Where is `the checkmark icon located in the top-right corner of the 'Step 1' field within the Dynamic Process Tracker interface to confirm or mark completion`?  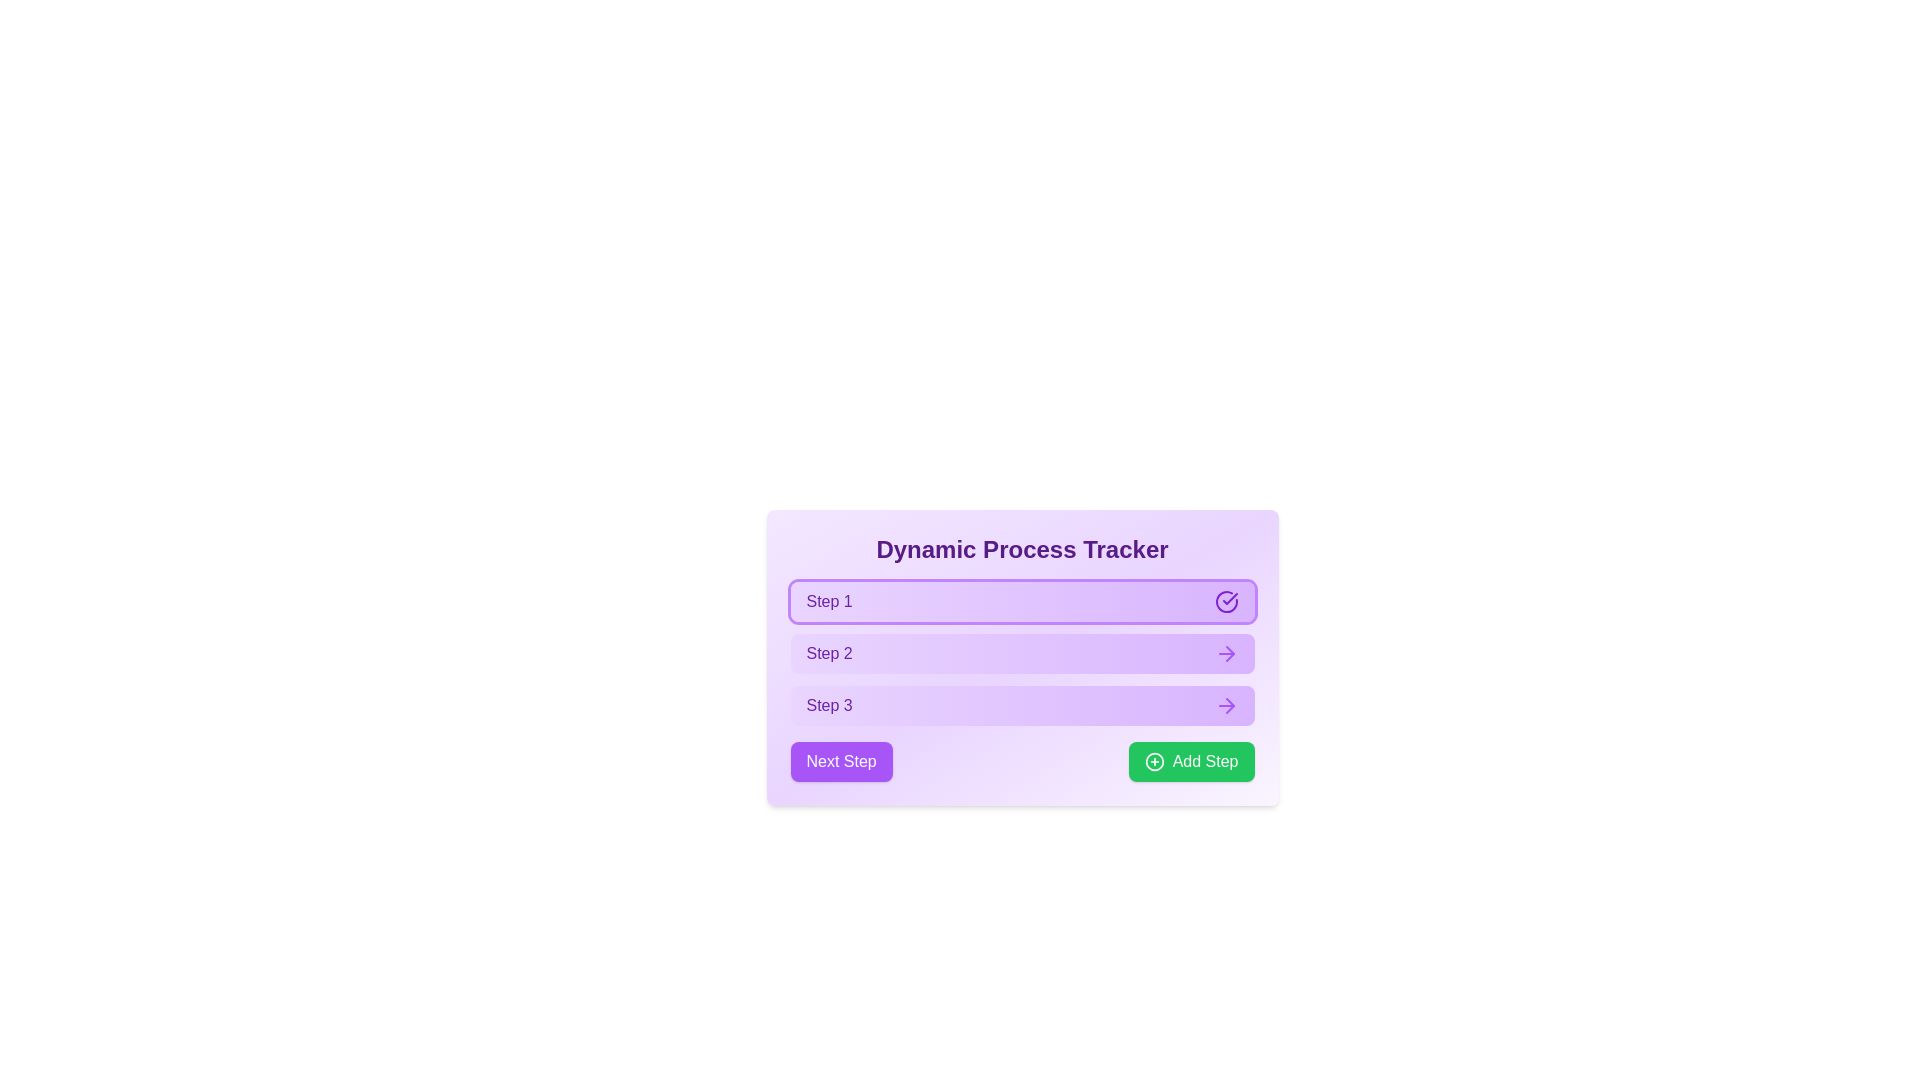
the checkmark icon located in the top-right corner of the 'Step 1' field within the Dynamic Process Tracker interface to confirm or mark completion is located at coordinates (1228, 597).